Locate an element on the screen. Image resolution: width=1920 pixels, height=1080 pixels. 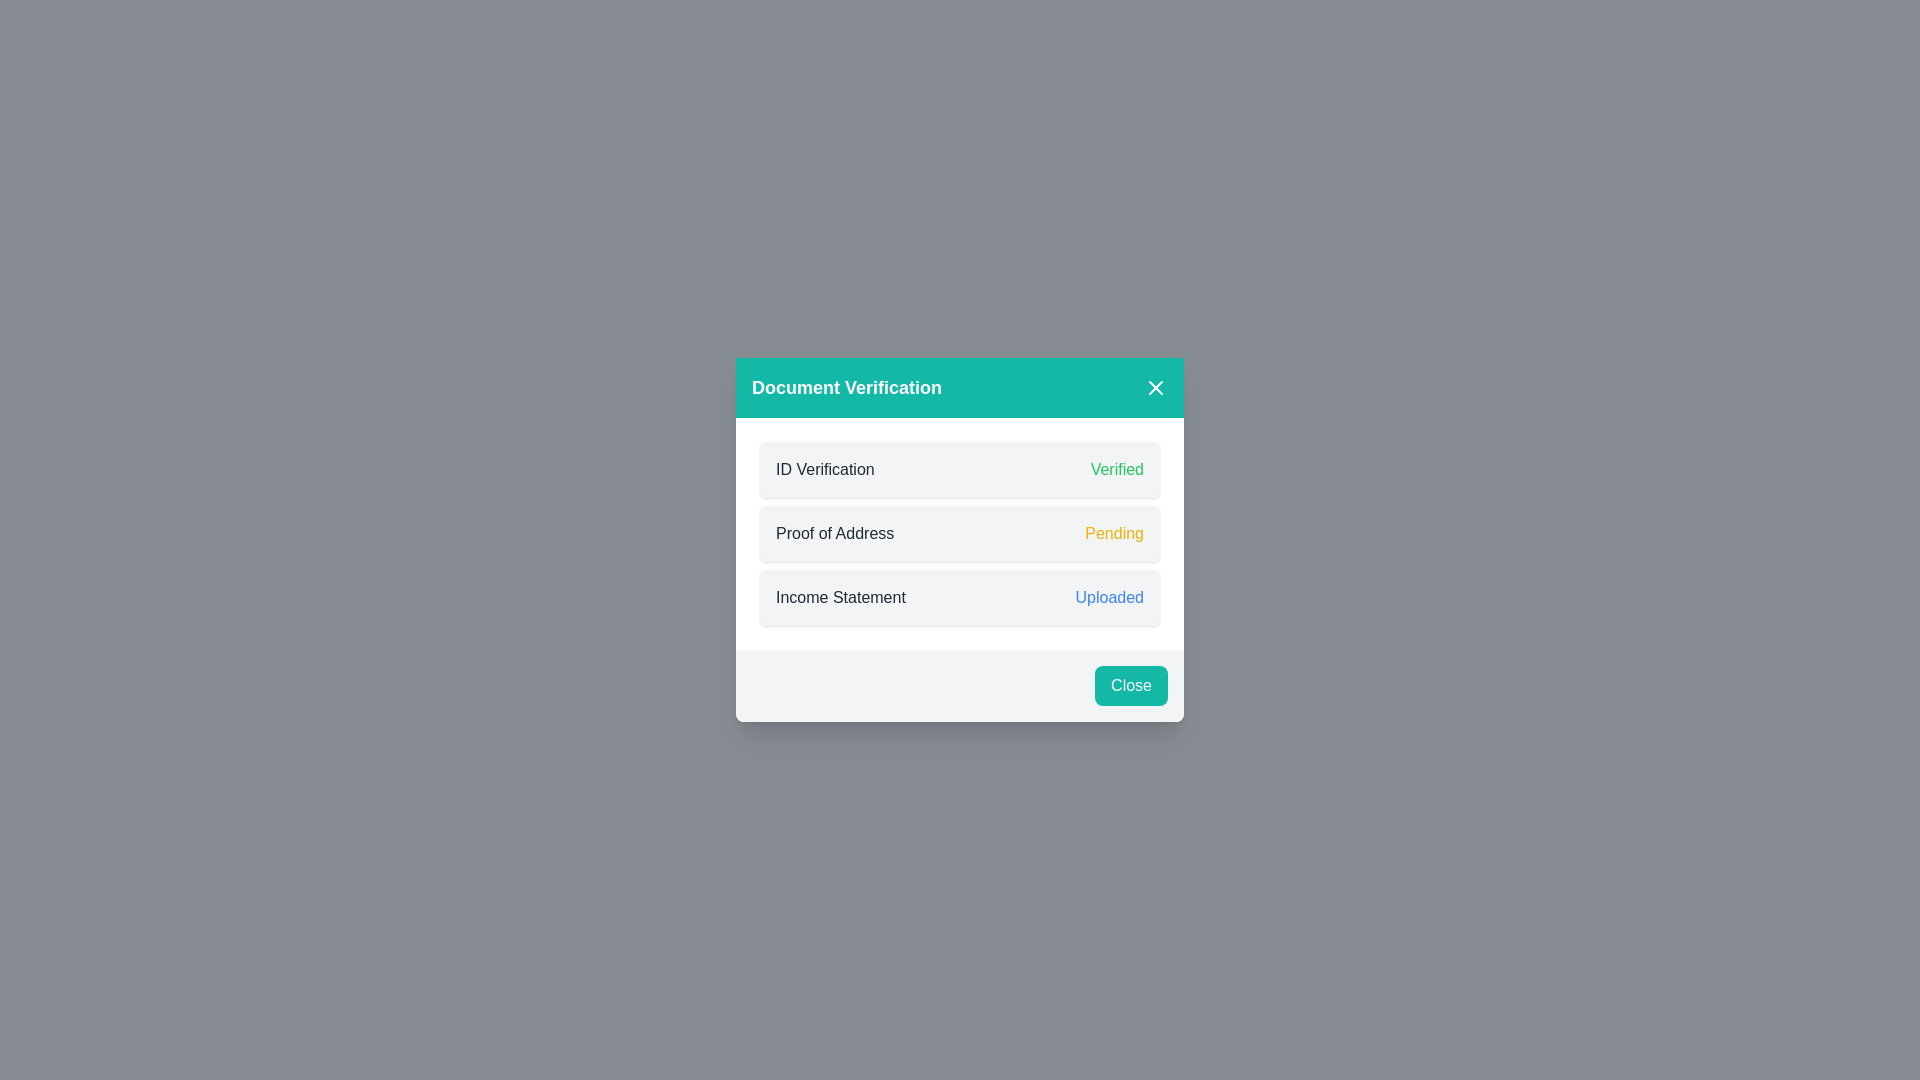
the static text label reading 'Income Statement', which is the leftmost element in the third row of the 'Document Verification' modal interface is located at coordinates (840, 596).